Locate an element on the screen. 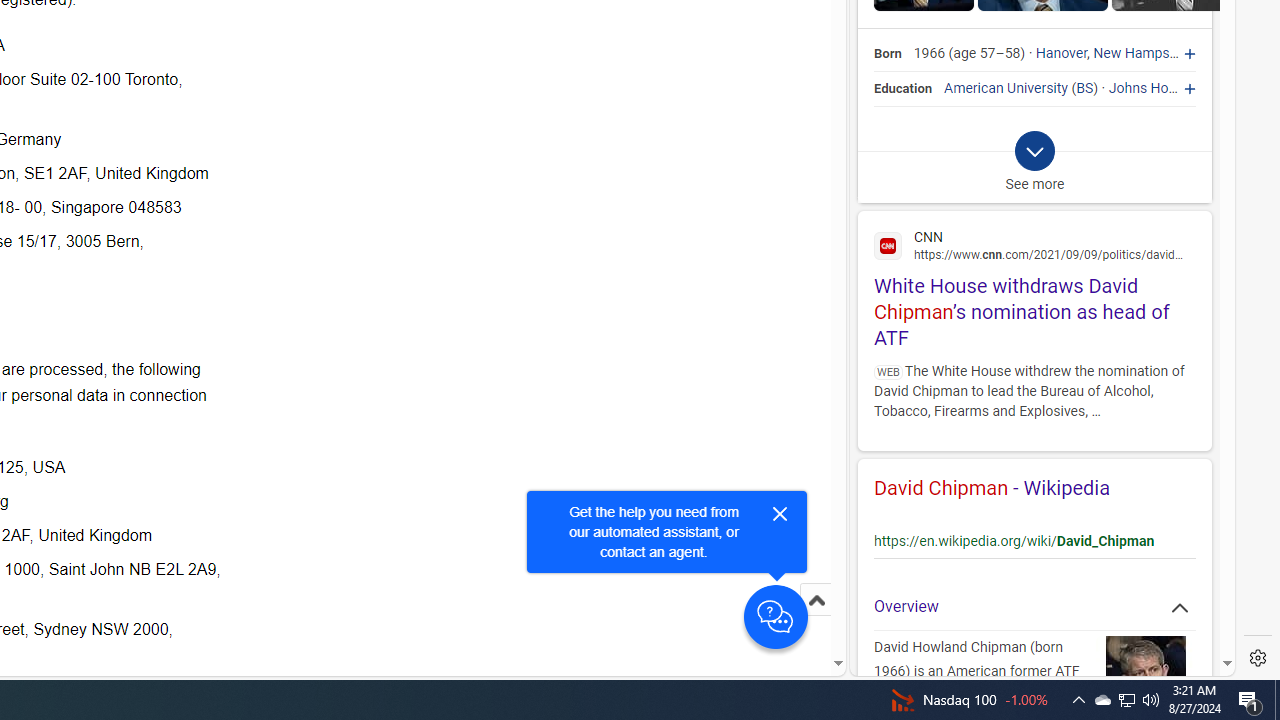 This screenshot has width=1280, height=720. 'Hanover' is located at coordinates (1060, 53).